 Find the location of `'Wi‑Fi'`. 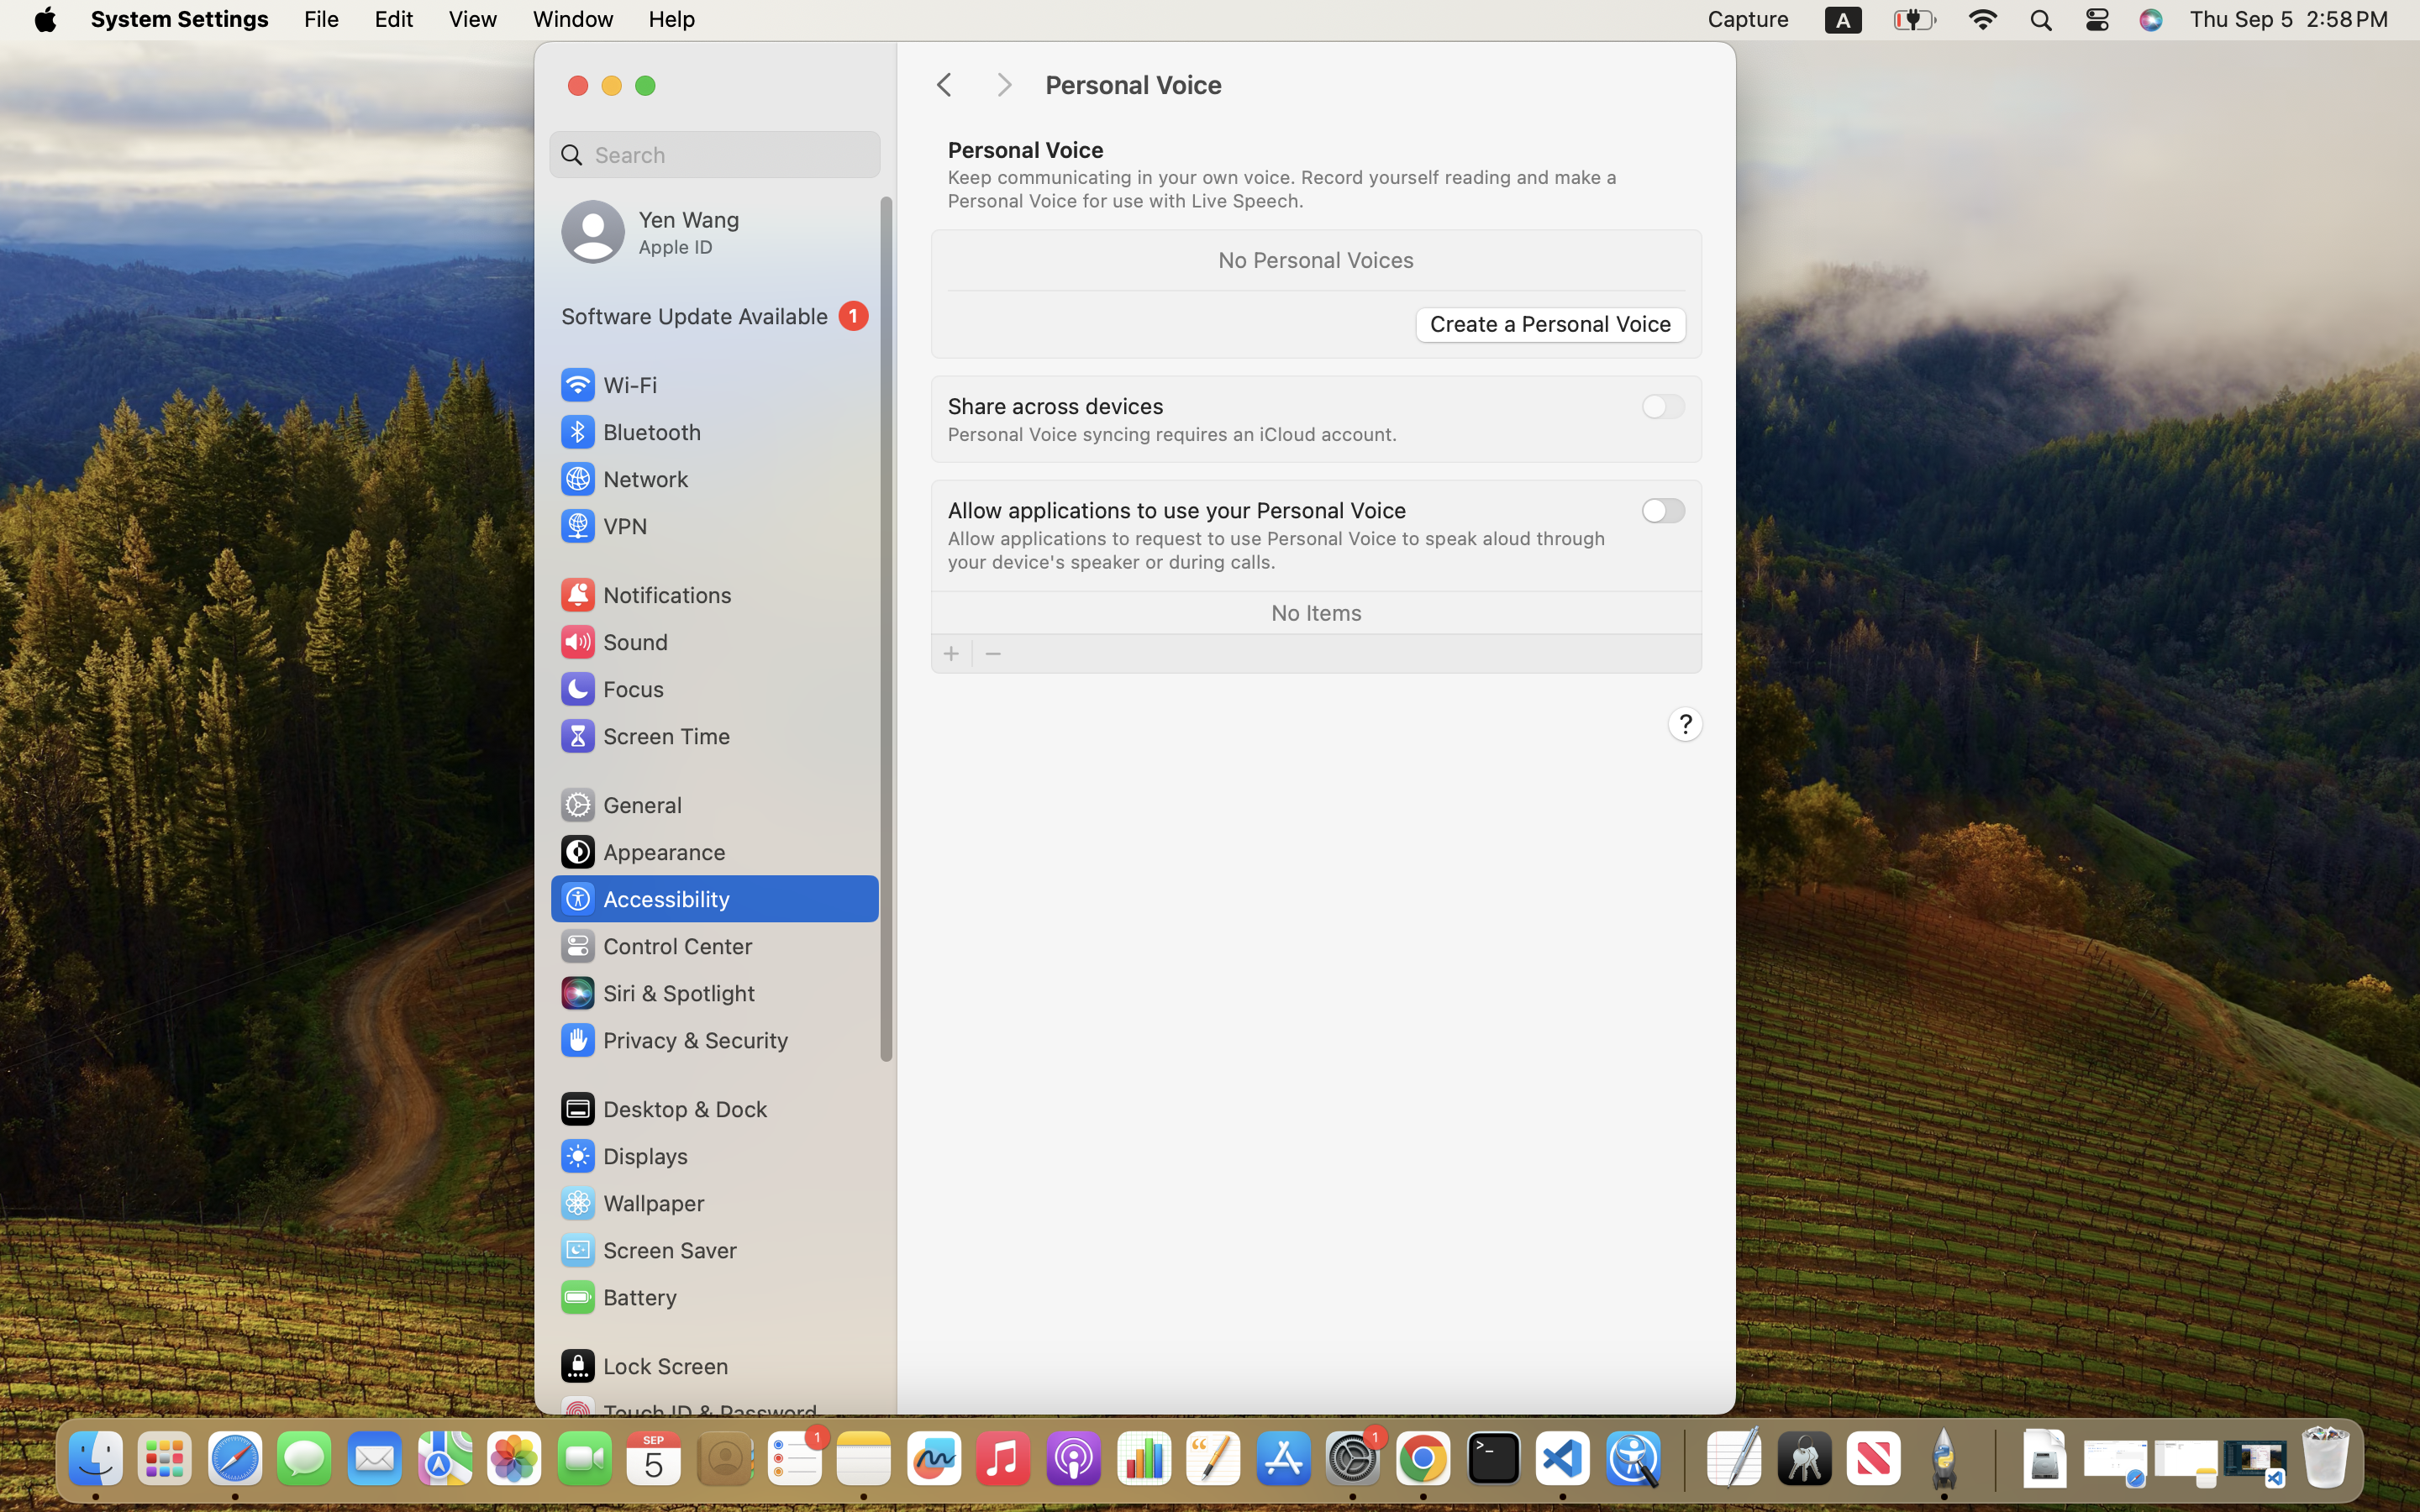

'Wi‑Fi' is located at coordinates (607, 383).